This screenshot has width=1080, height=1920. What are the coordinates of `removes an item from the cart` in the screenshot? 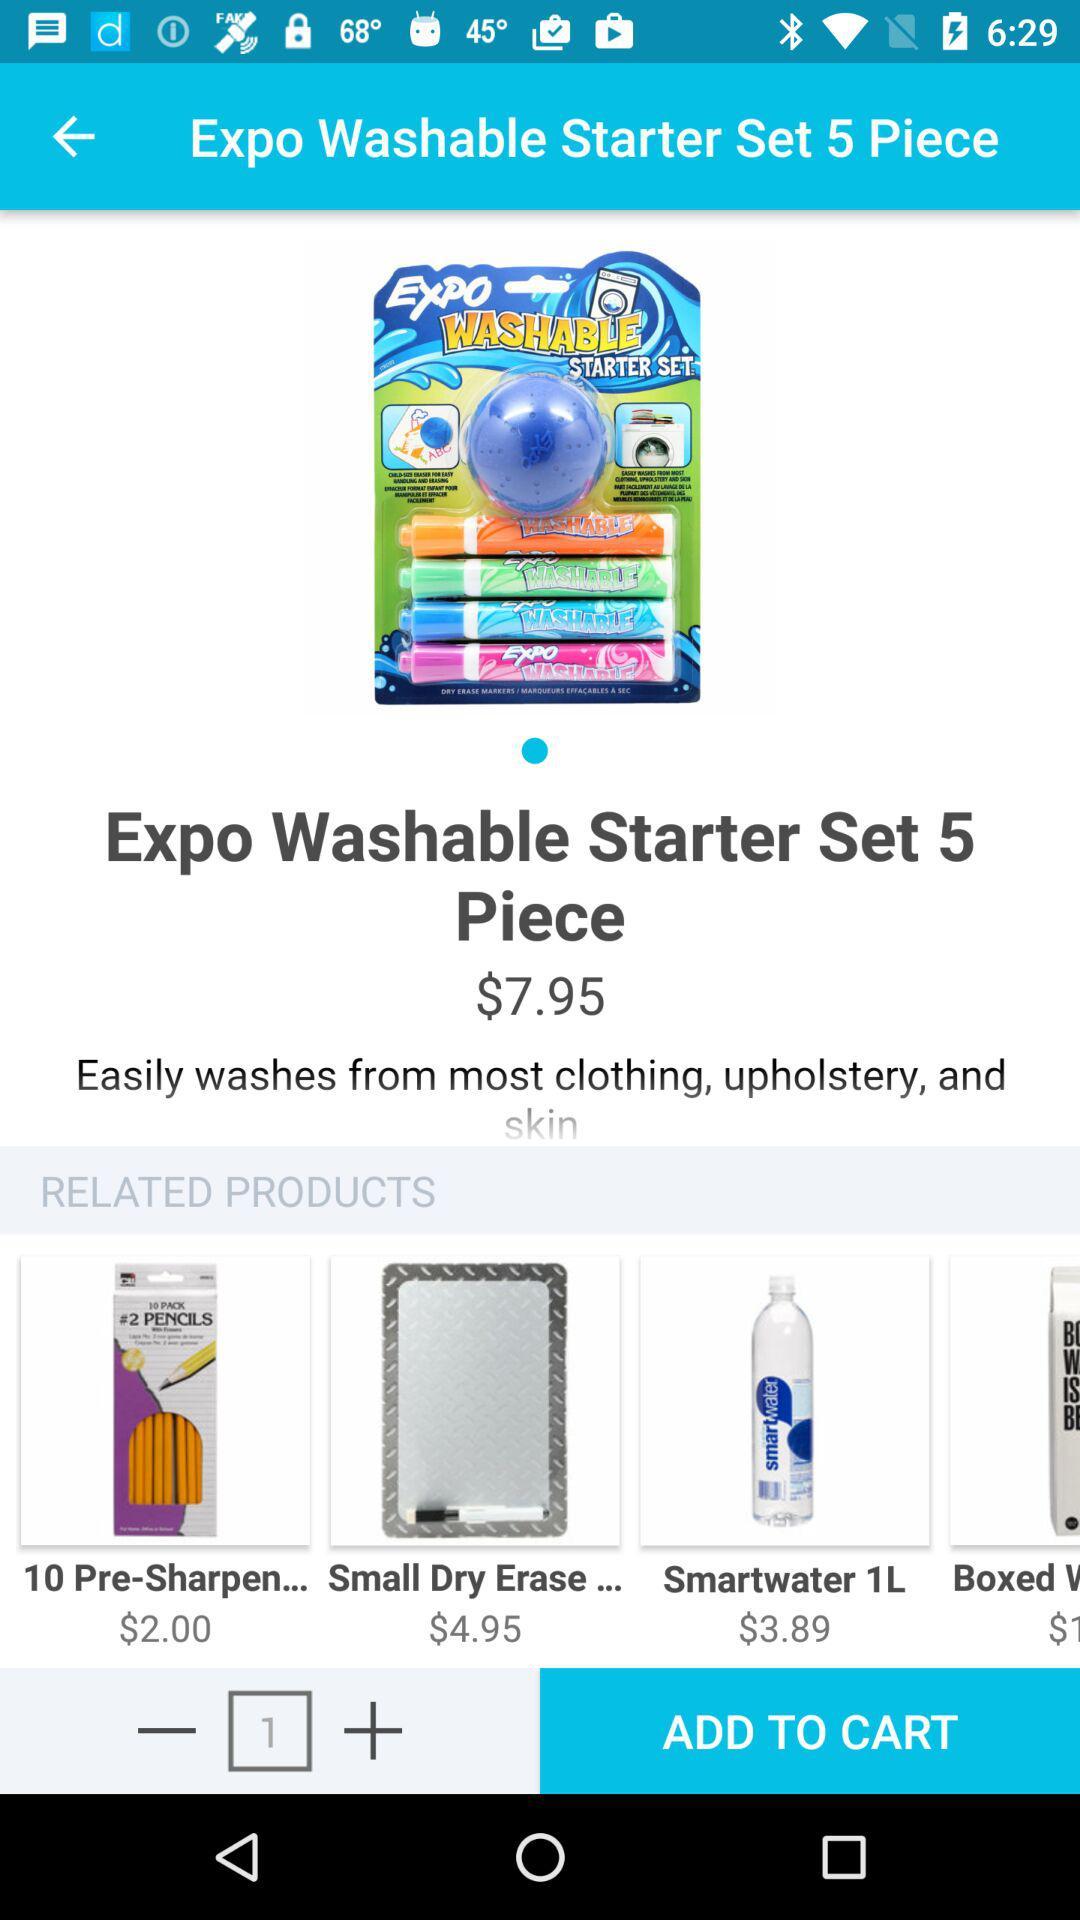 It's located at (165, 1729).